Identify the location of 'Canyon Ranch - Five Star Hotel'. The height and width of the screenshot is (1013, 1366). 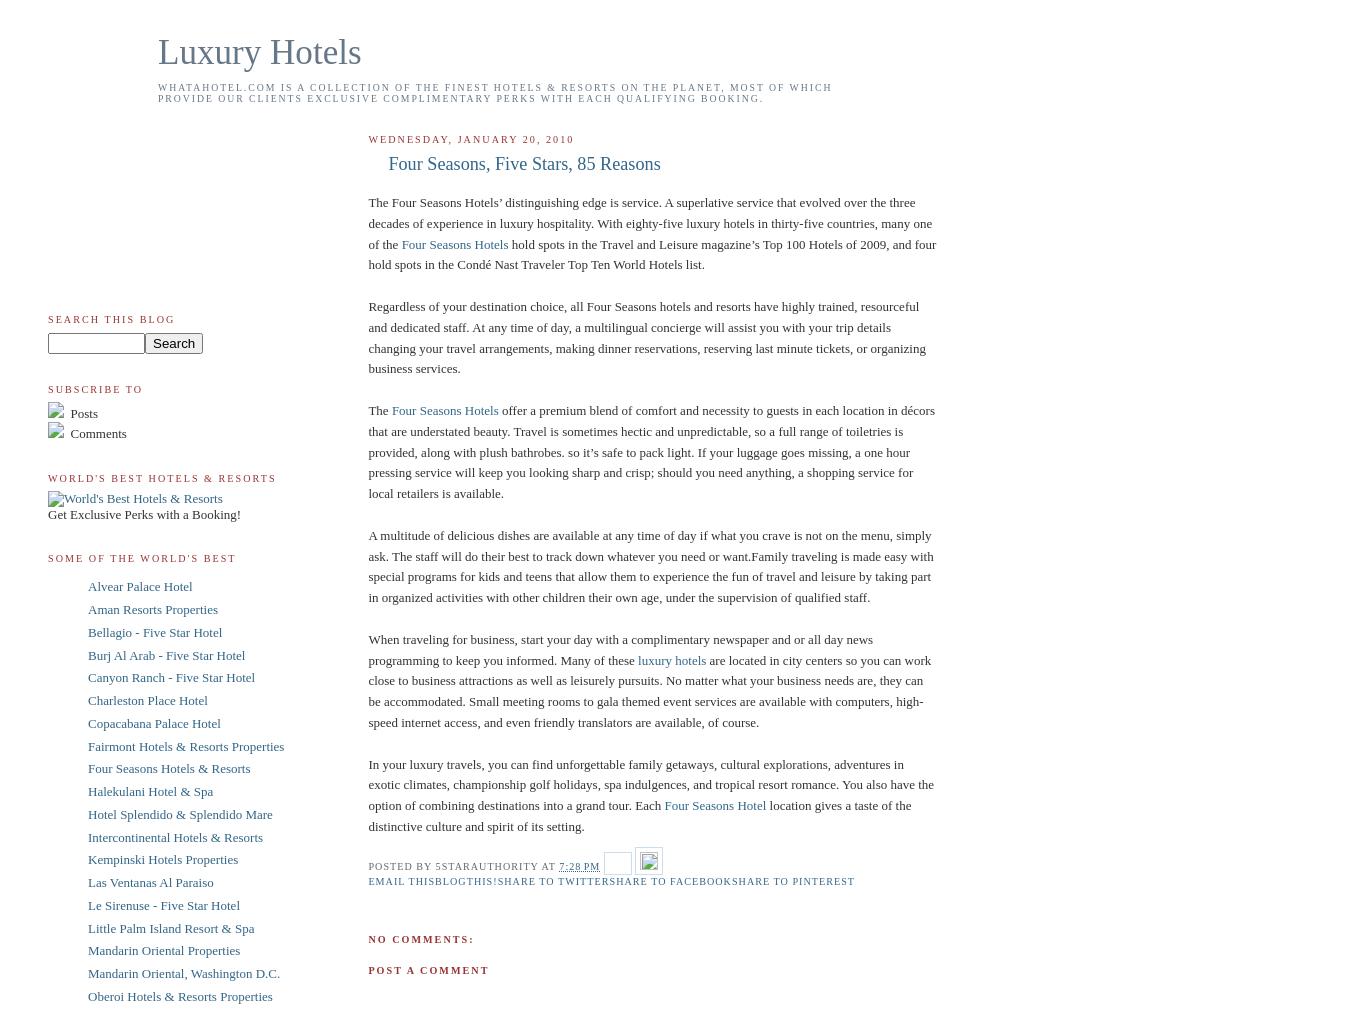
(170, 676).